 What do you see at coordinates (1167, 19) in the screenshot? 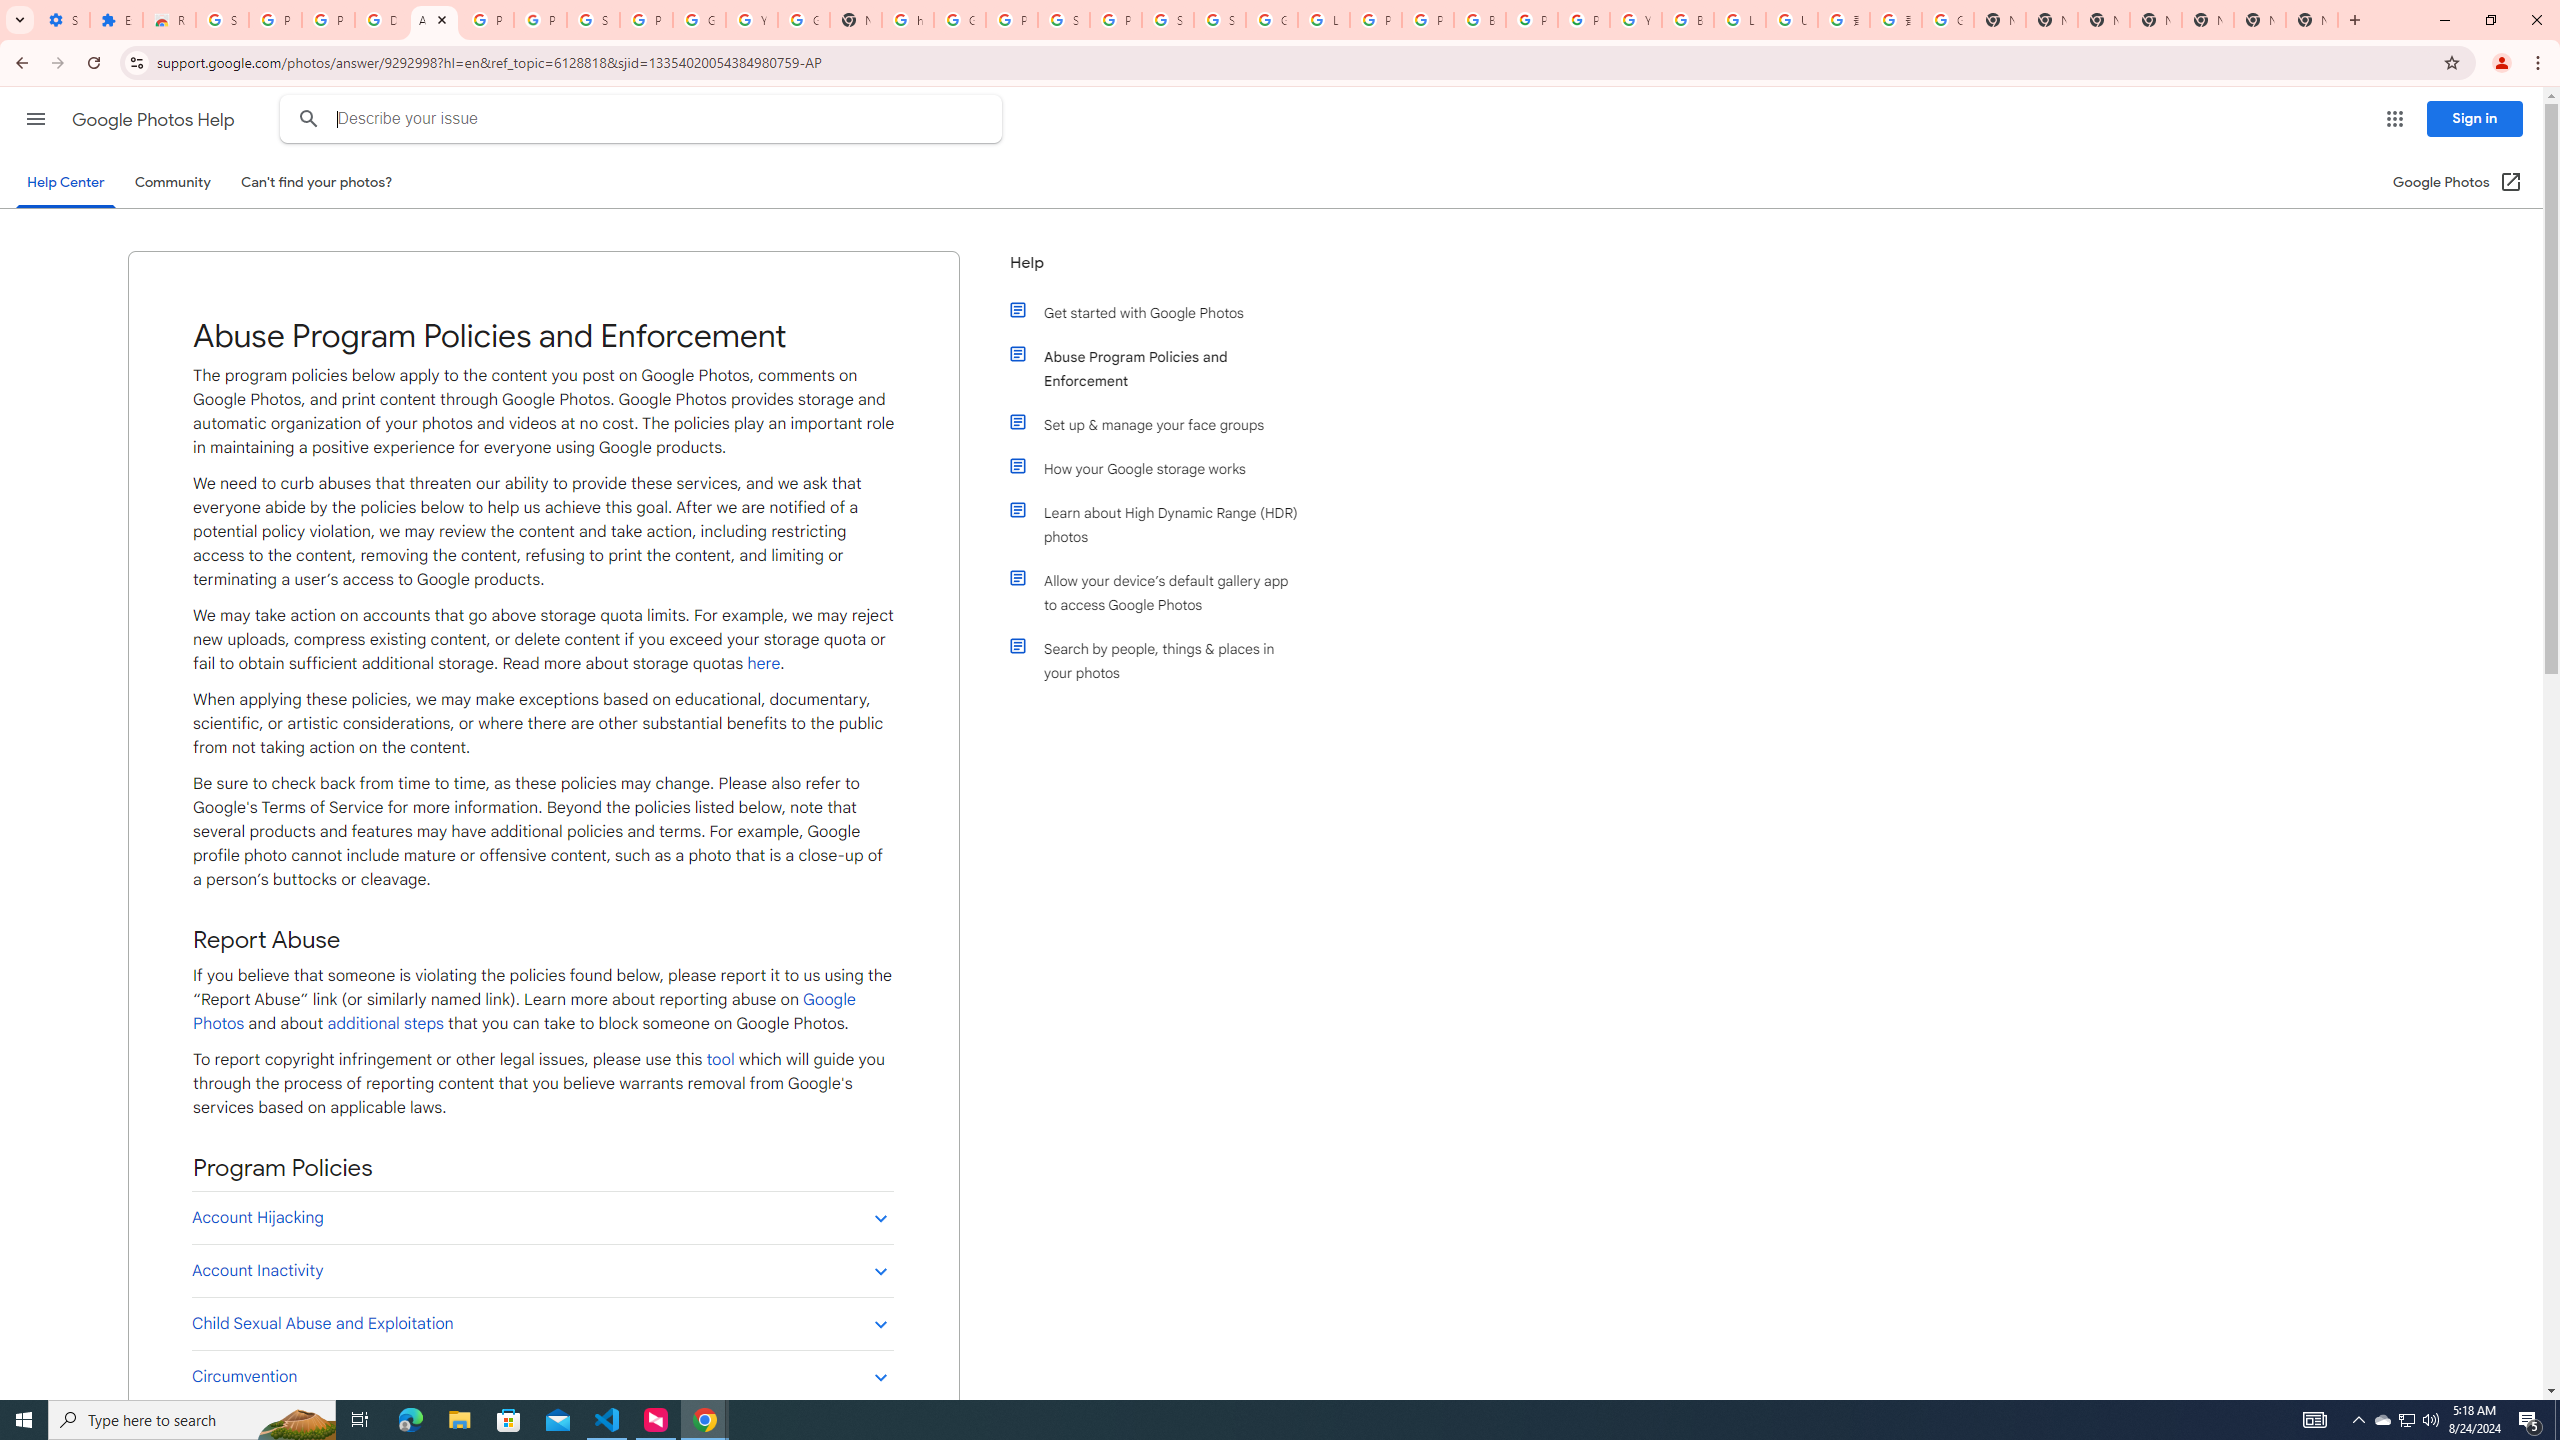
I see `'Sign in - Google Accounts'` at bounding box center [1167, 19].